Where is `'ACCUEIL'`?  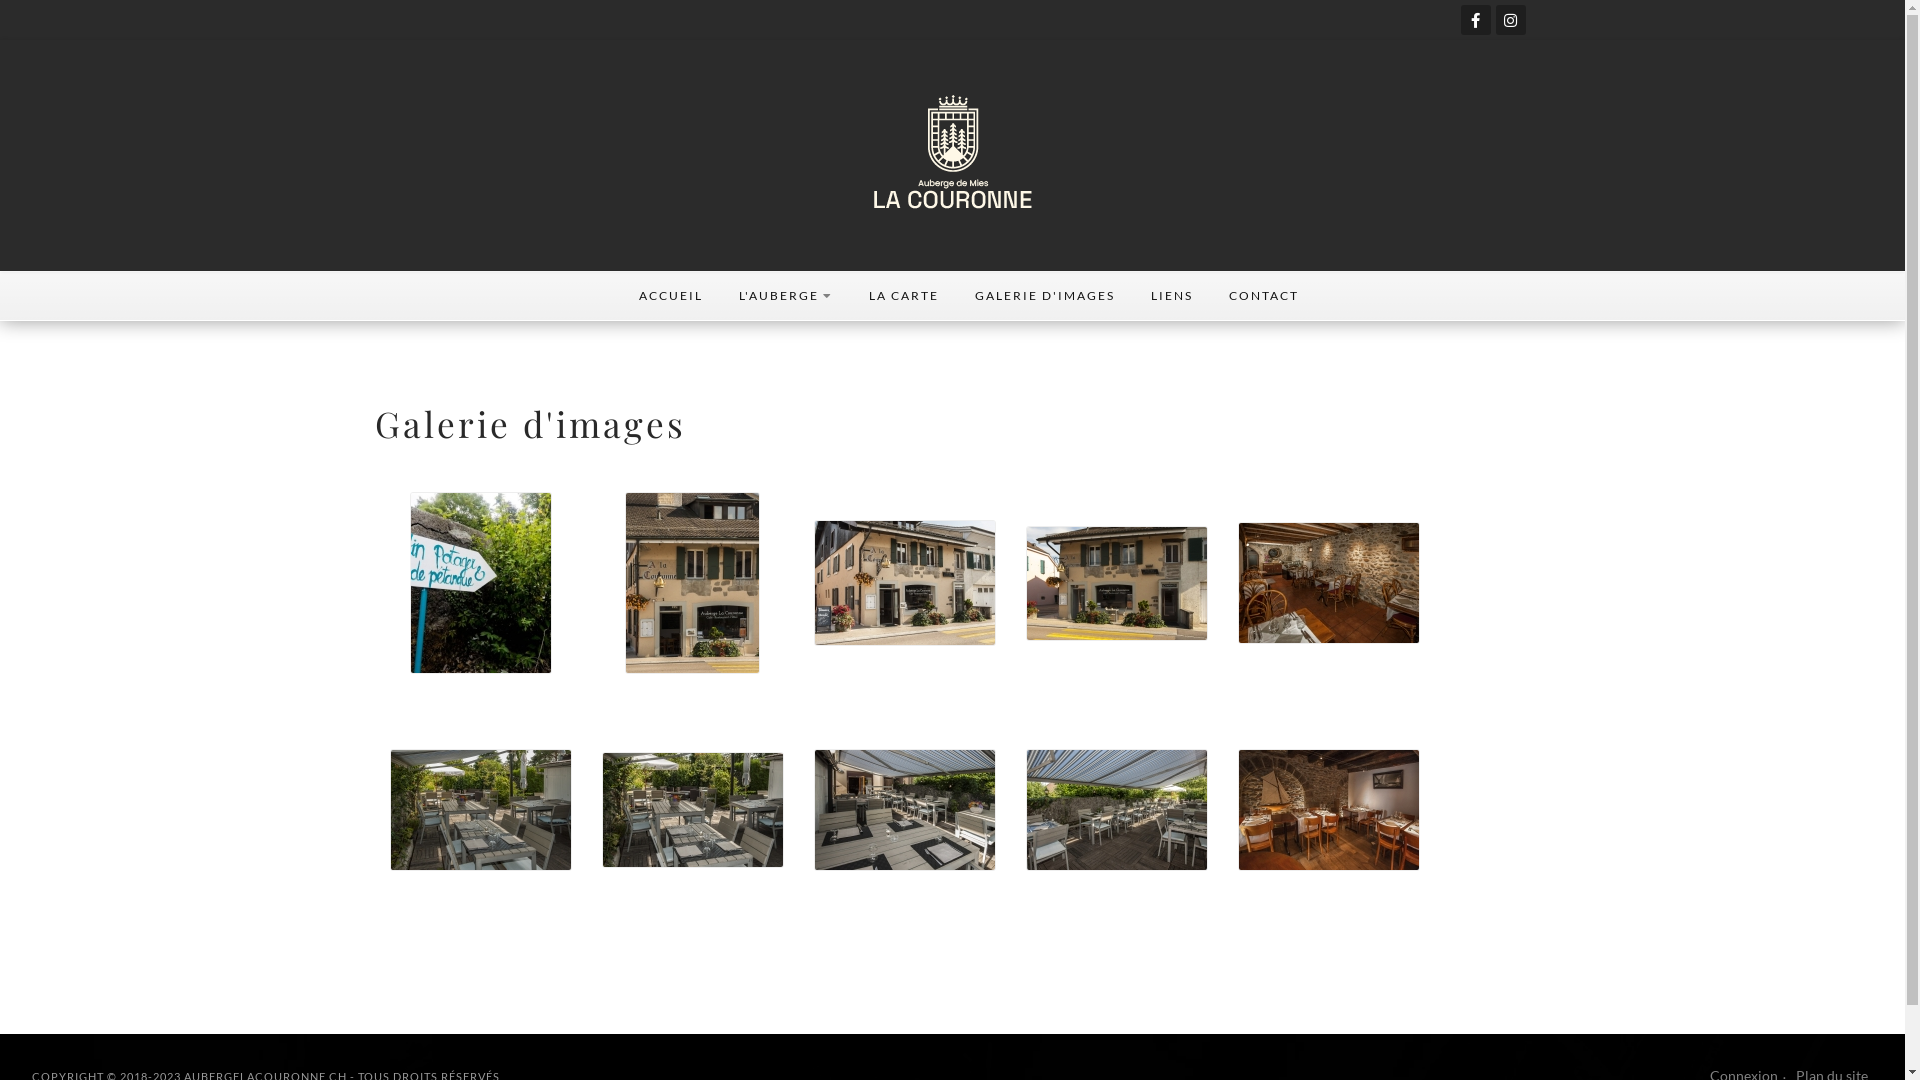 'ACCUEIL' is located at coordinates (618, 296).